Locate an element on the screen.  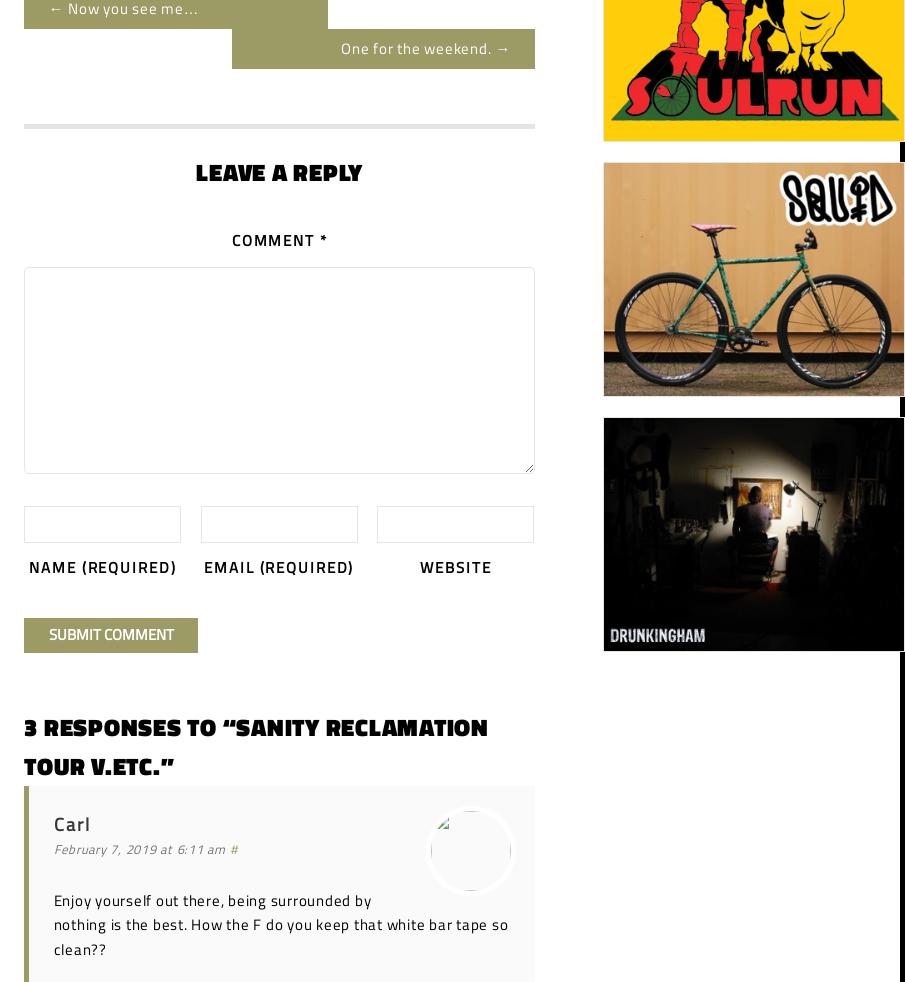
'Email' is located at coordinates (202, 566).